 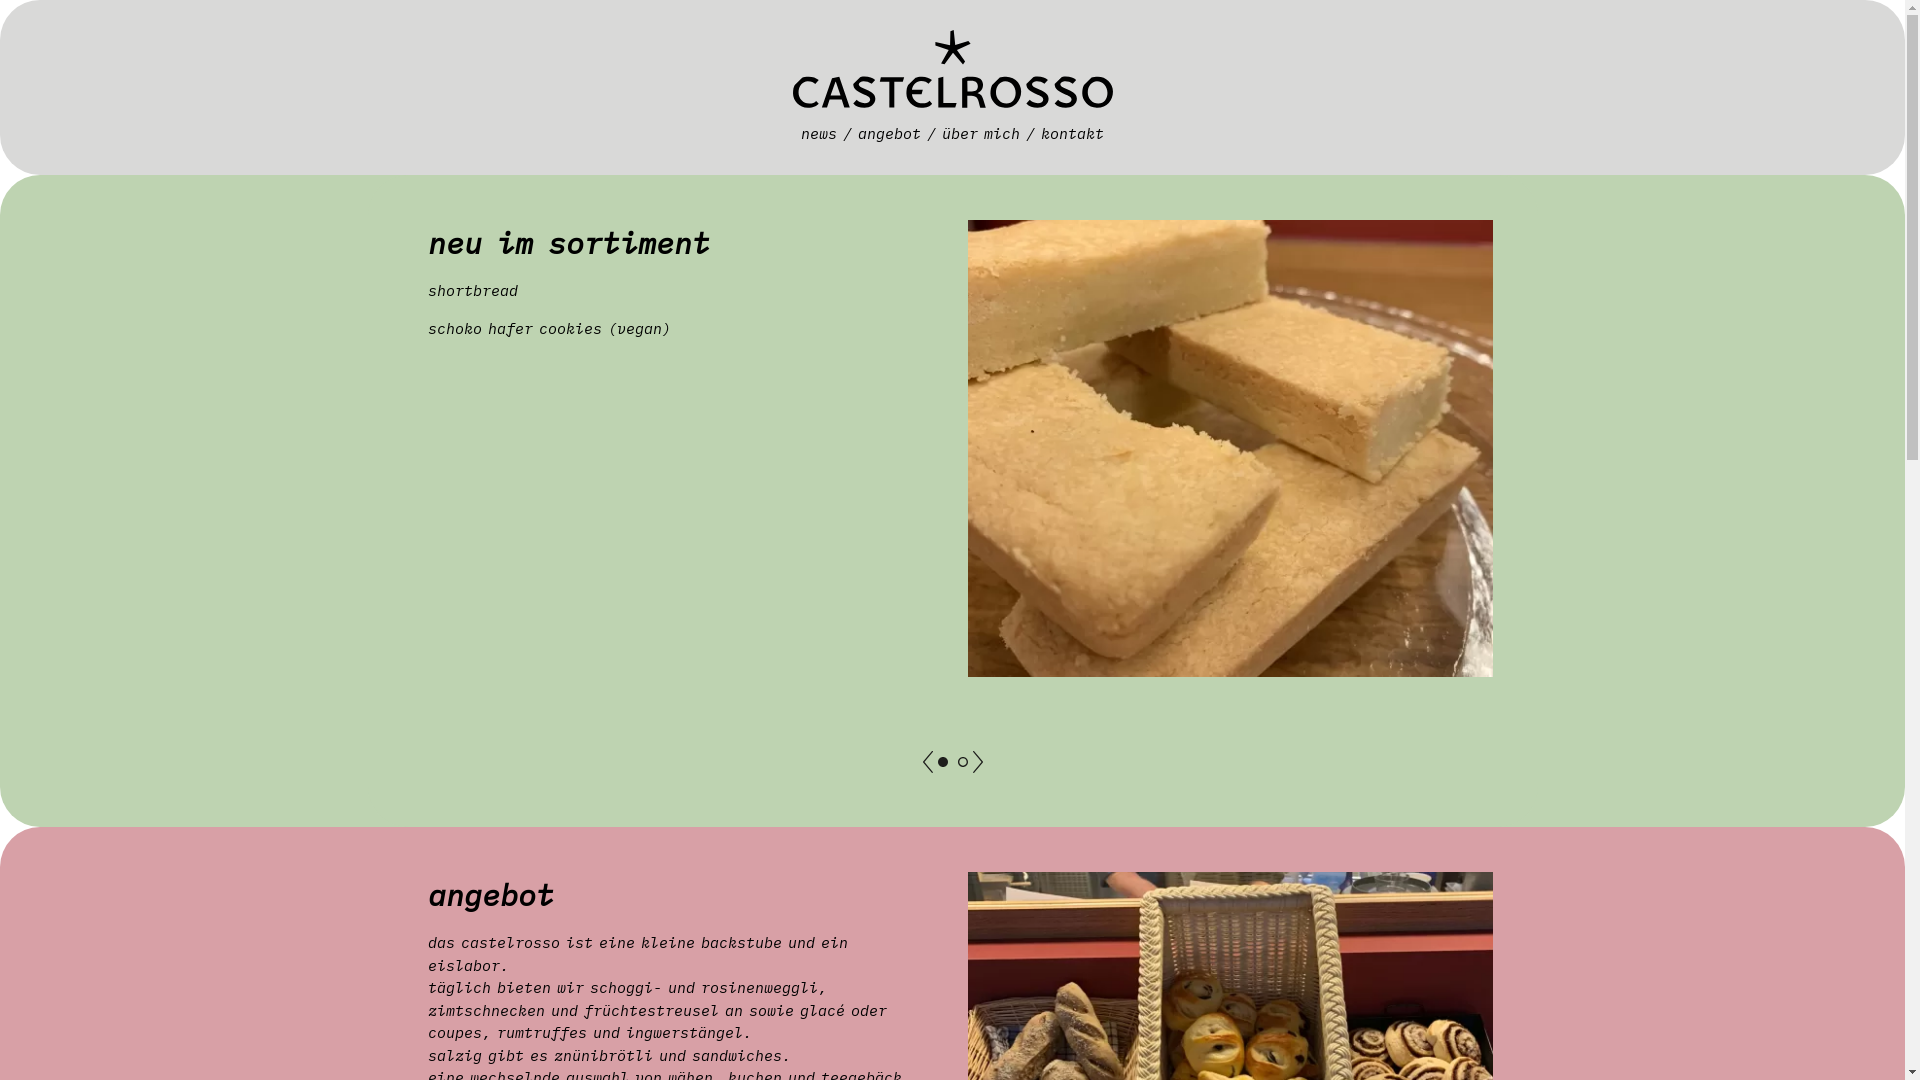 I want to click on 'previous', so click(x=925, y=761).